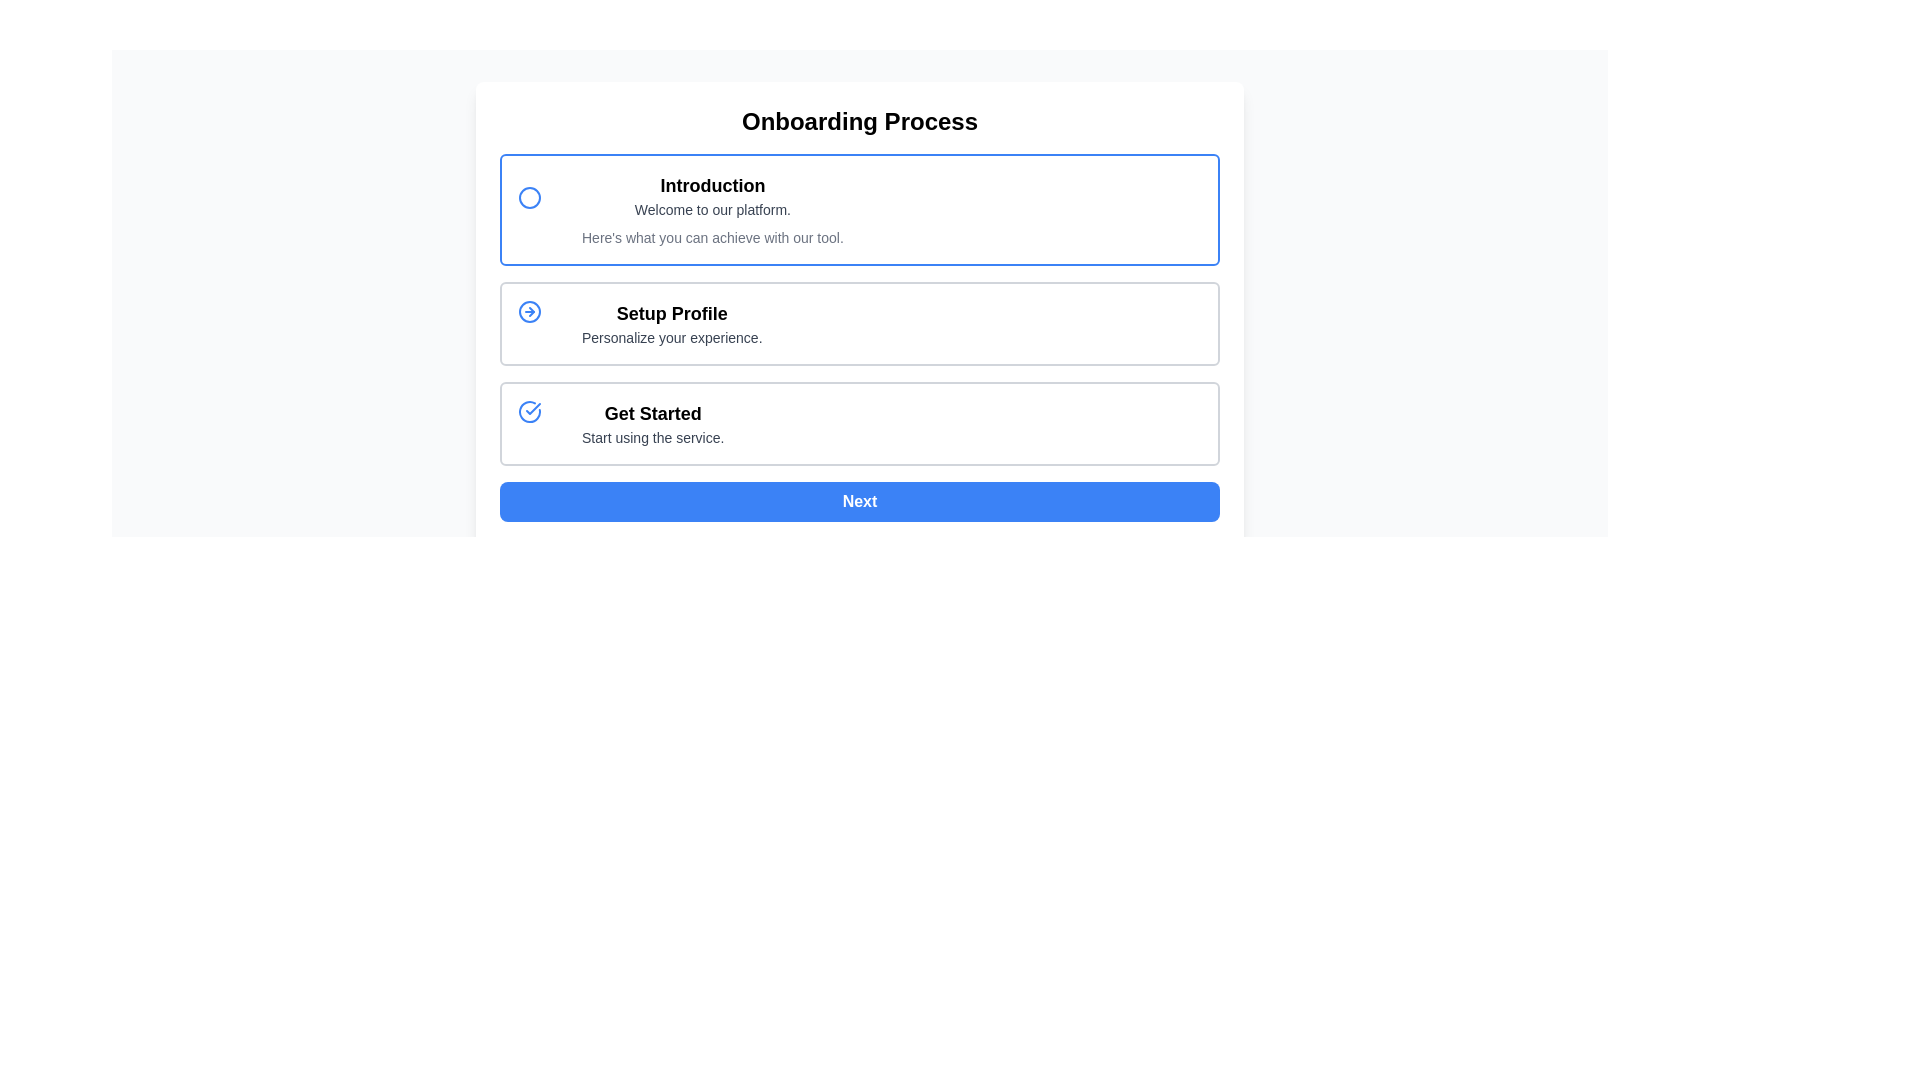 The image size is (1920, 1080). Describe the element at coordinates (529, 411) in the screenshot. I see `the circular graphical component with a blue outline and a checkmark inside, located adjacent to the 'Get Started' label in the onboarding interface` at that location.